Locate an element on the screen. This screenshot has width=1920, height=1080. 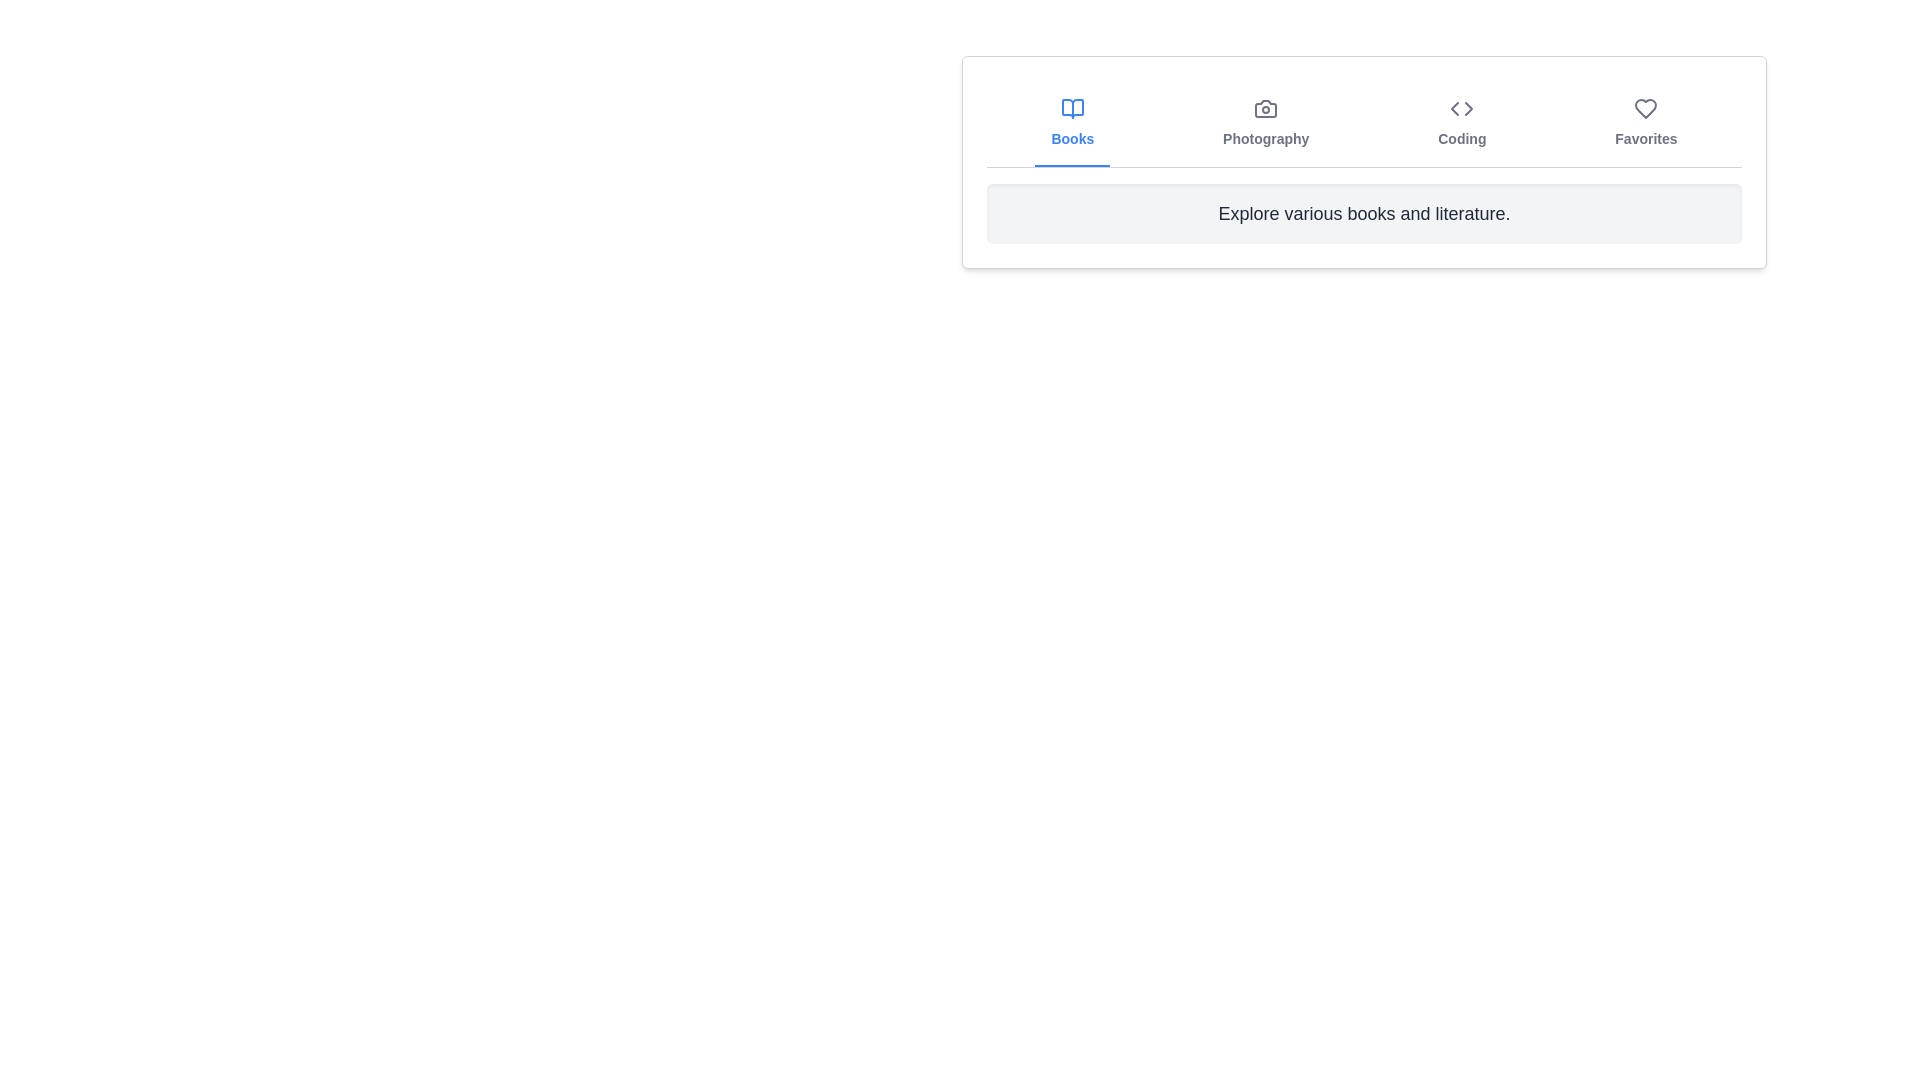
the 'Favorites' navigation button is located at coordinates (1646, 123).